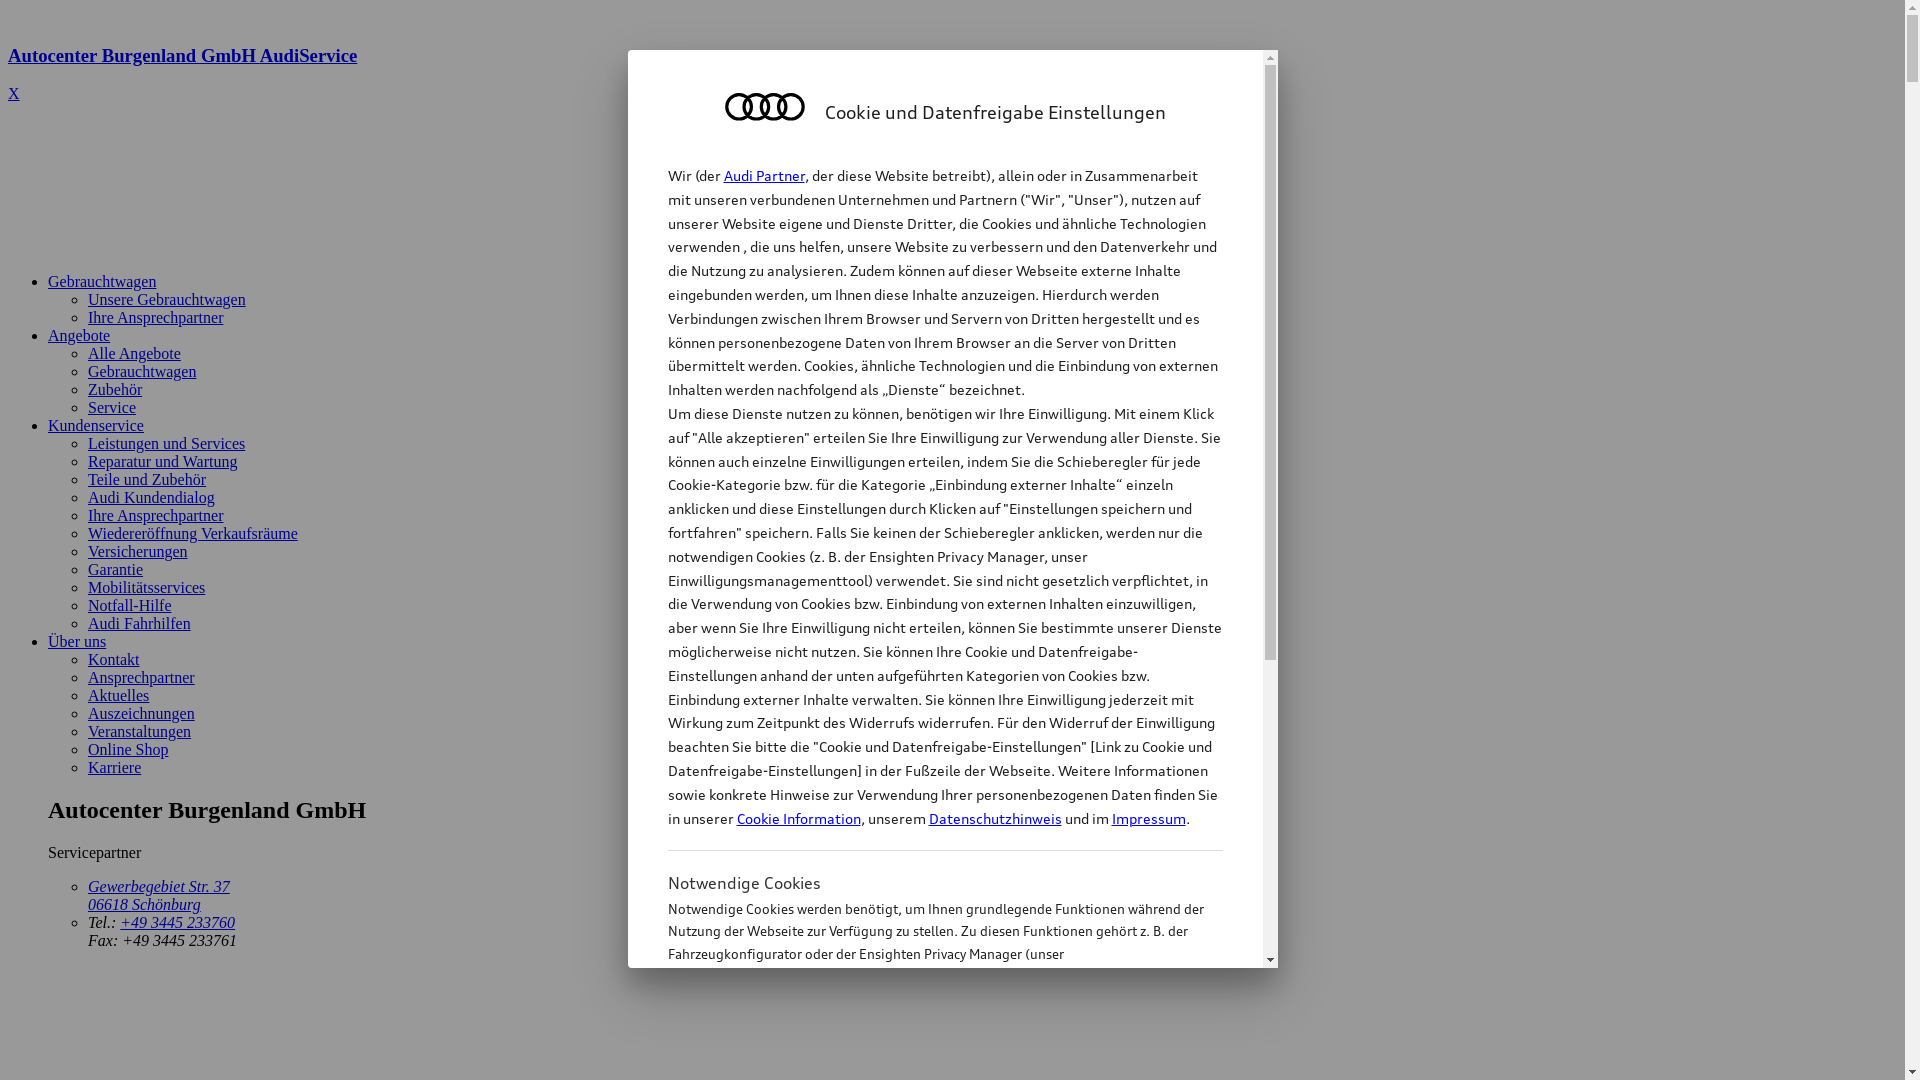 The width and height of the screenshot is (1920, 1080). What do you see at coordinates (86, 731) in the screenshot?
I see `'Veranstaltungen'` at bounding box center [86, 731].